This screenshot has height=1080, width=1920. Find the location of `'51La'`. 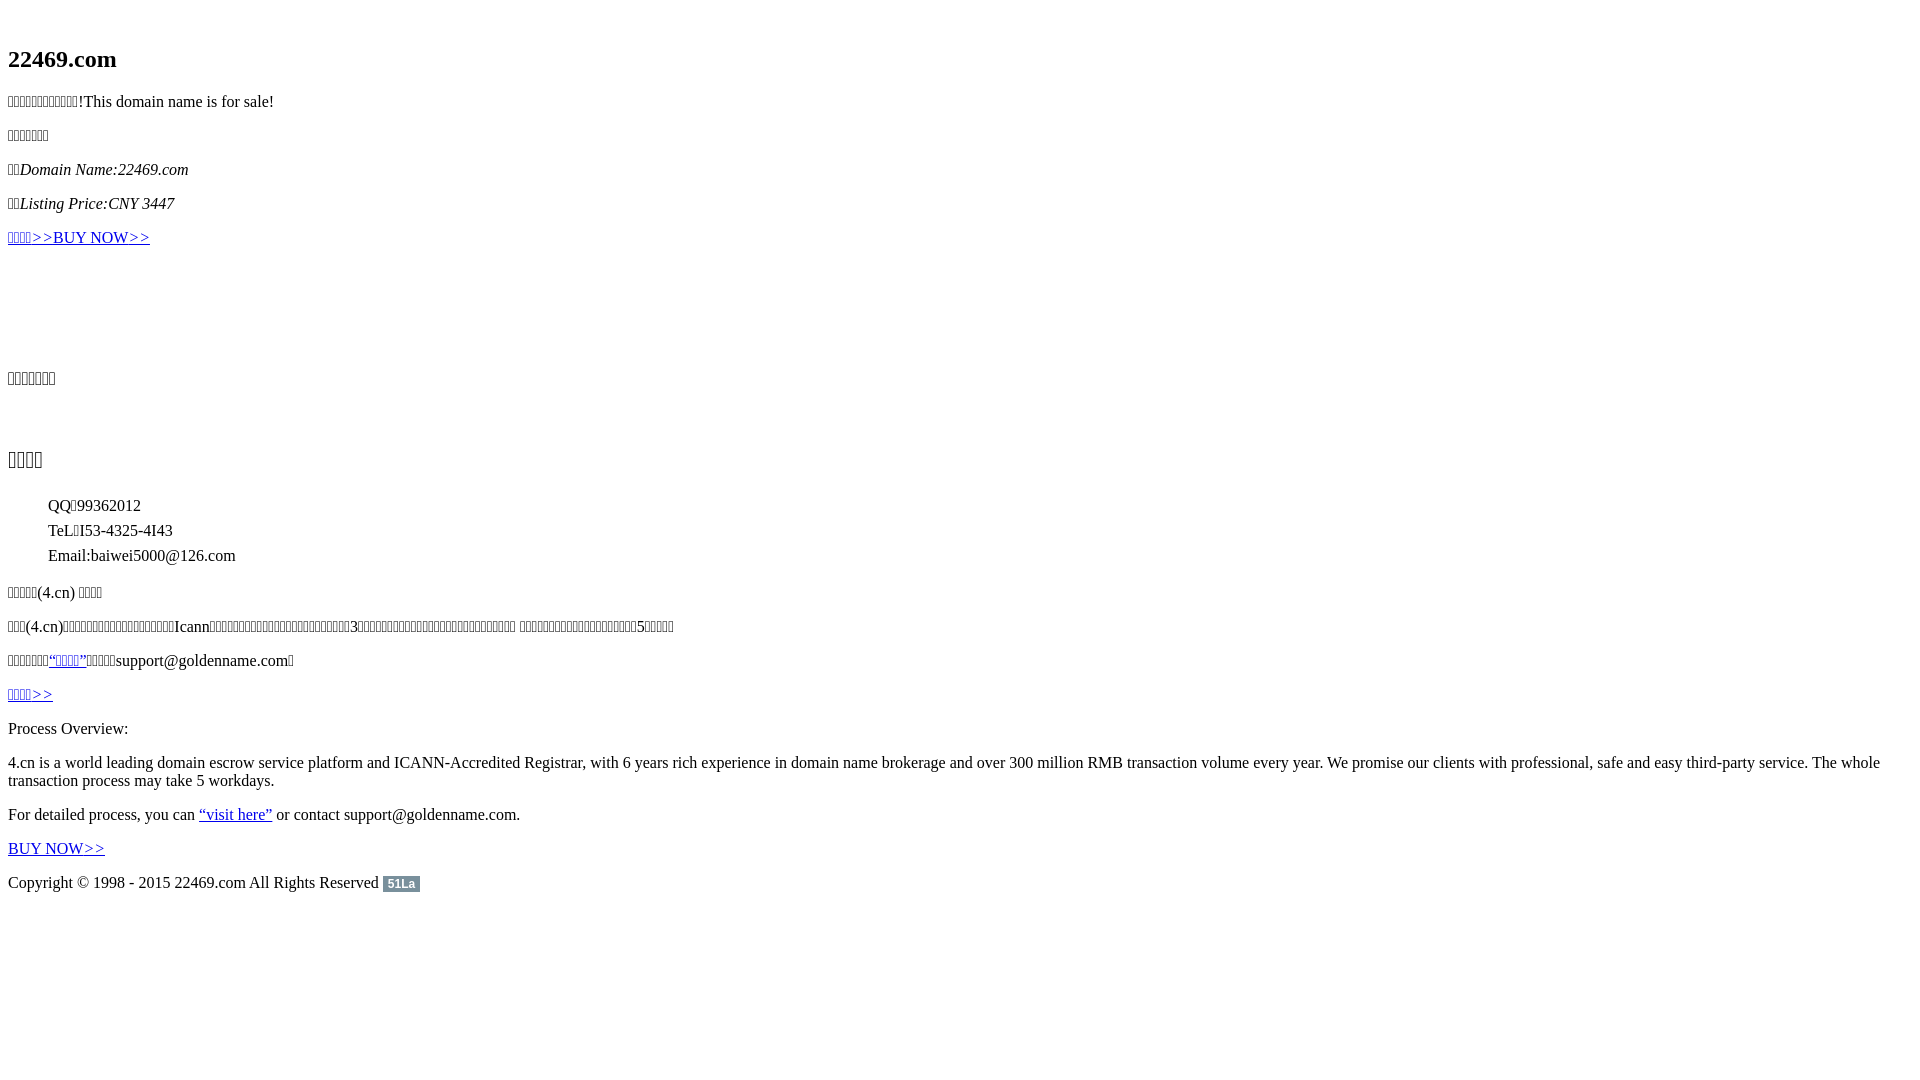

'51La' is located at coordinates (400, 881).